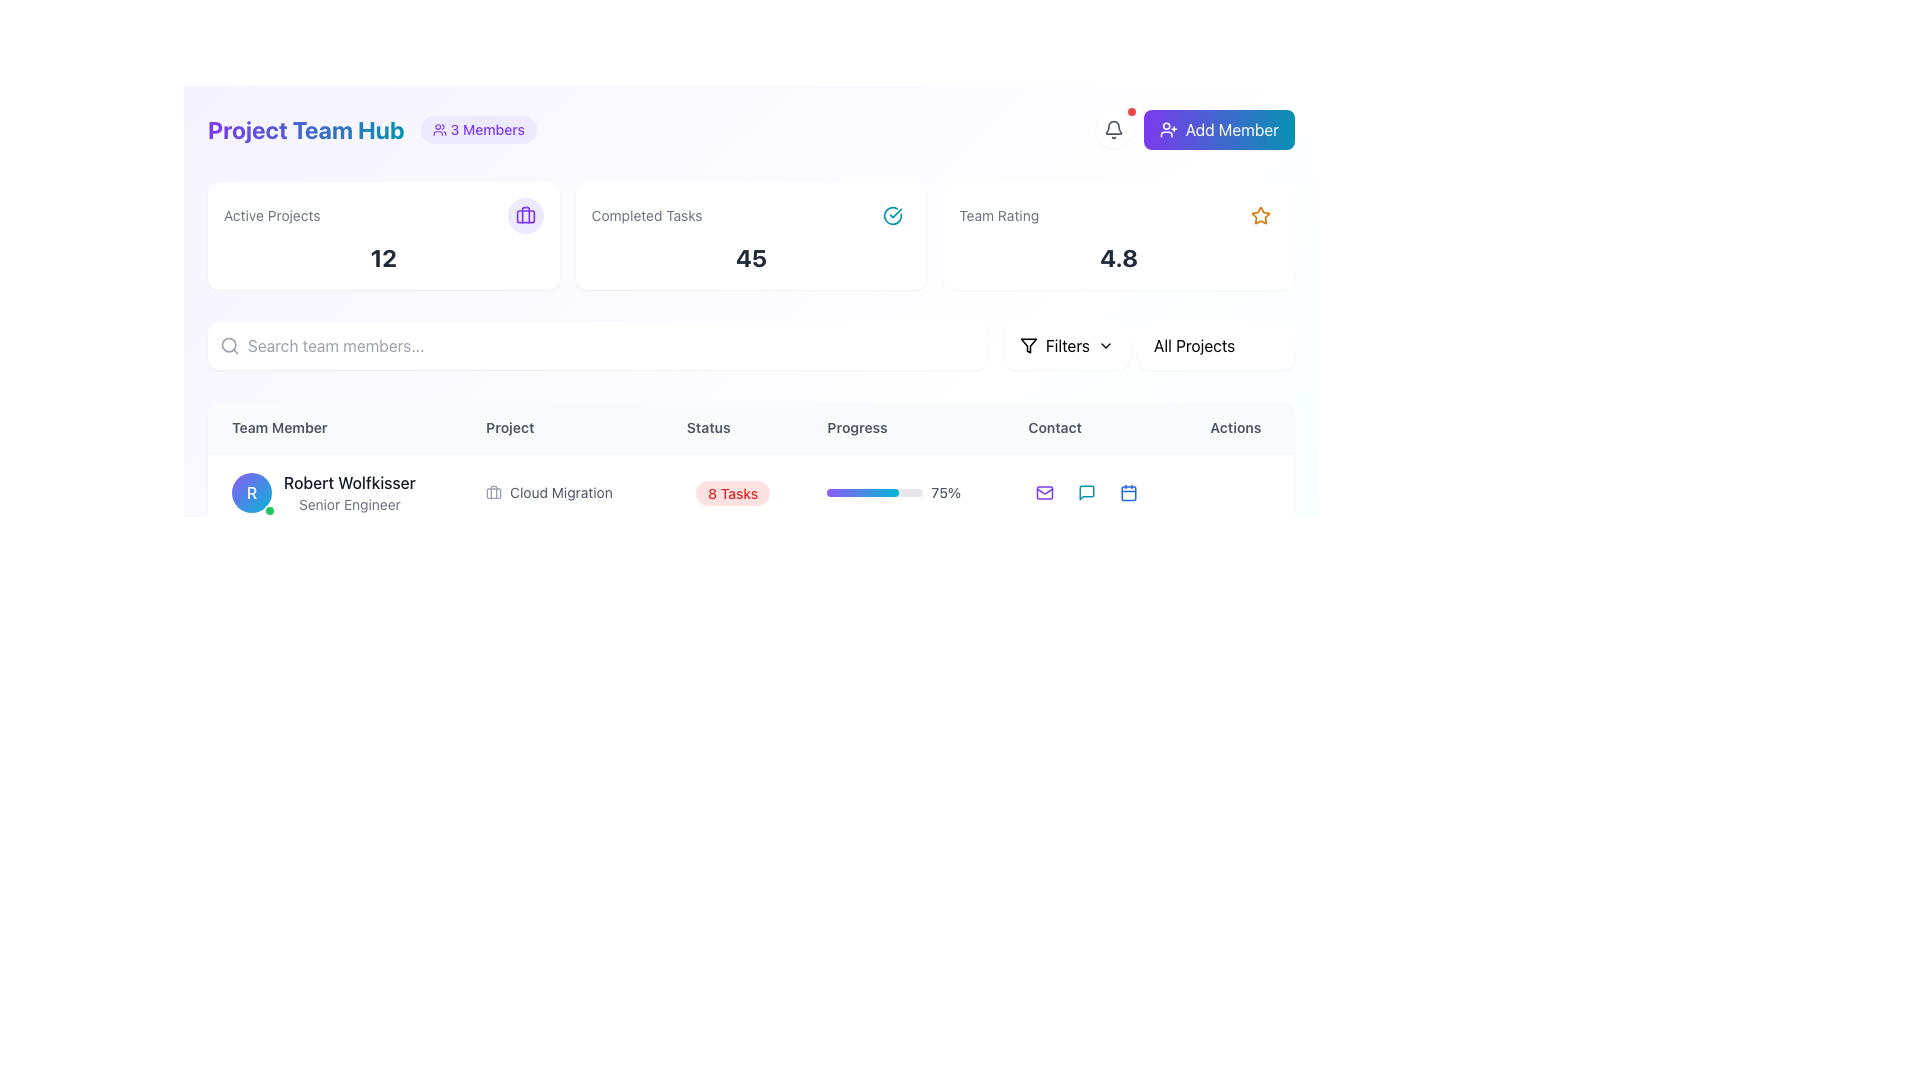  What do you see at coordinates (494, 492) in the screenshot?
I see `the vertical rectangular iconographic element resembling a briefcase, which is light gray in color and part of an SVG graphic` at bounding box center [494, 492].